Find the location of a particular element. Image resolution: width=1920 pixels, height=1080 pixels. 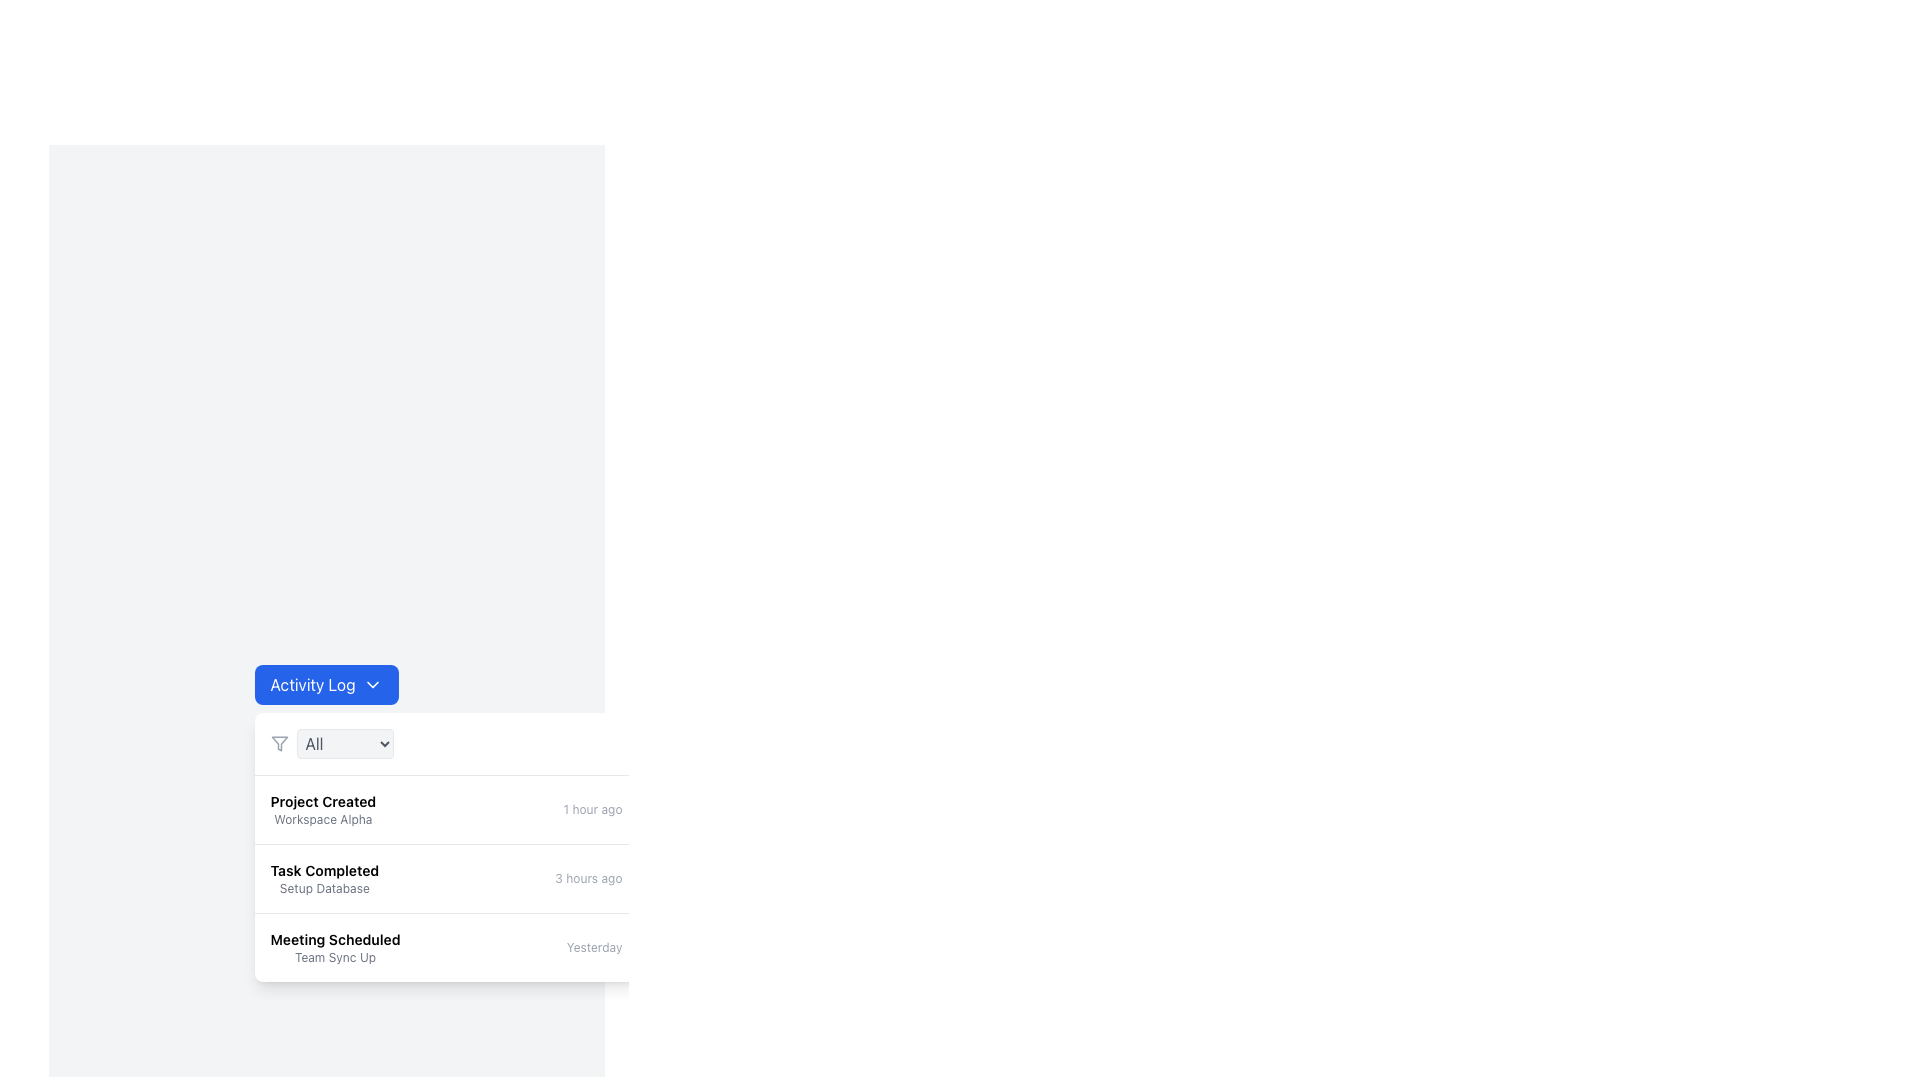

the text label displaying 'Yesterday' in light gray font, located in the third entry of the activity log, to the far right of the row containing 'Meeting Scheduled' and 'Team Sync Up' is located at coordinates (593, 947).